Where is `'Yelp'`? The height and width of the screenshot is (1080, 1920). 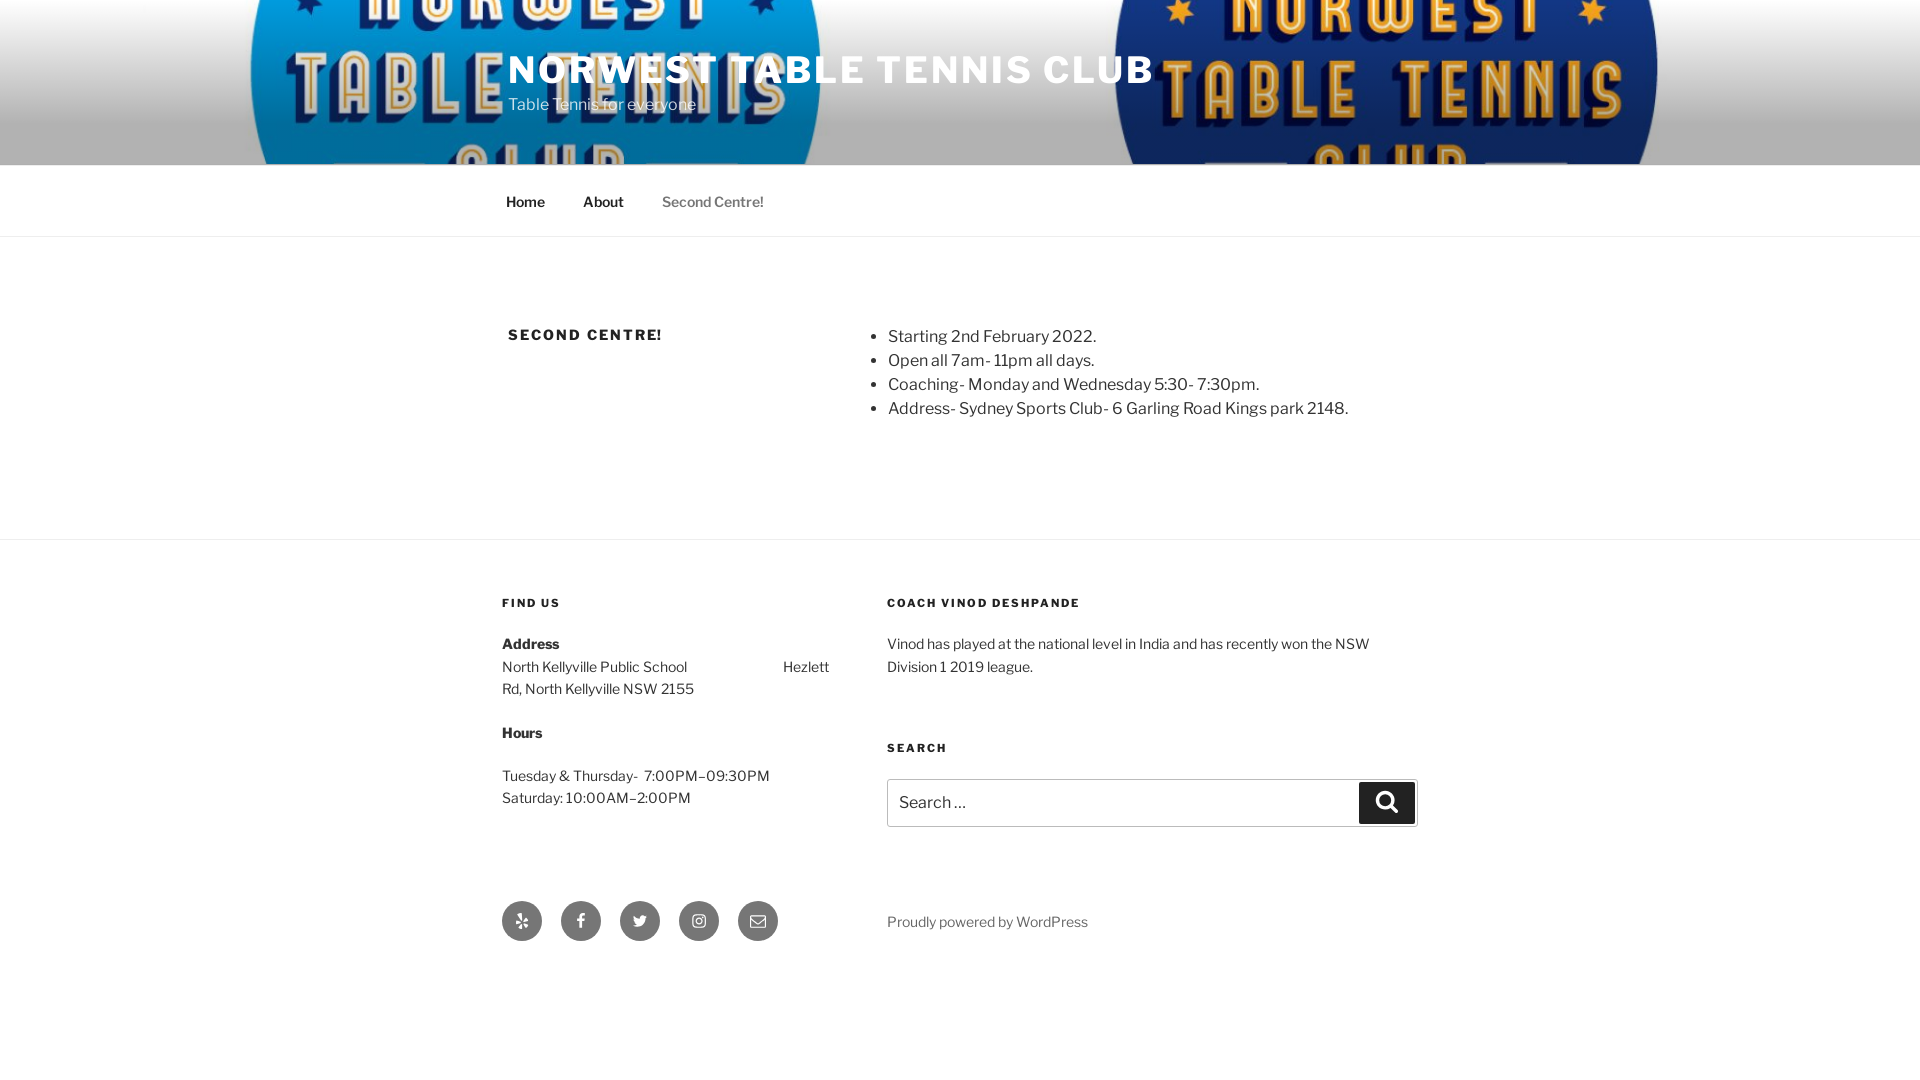
'Yelp' is located at coordinates (522, 921).